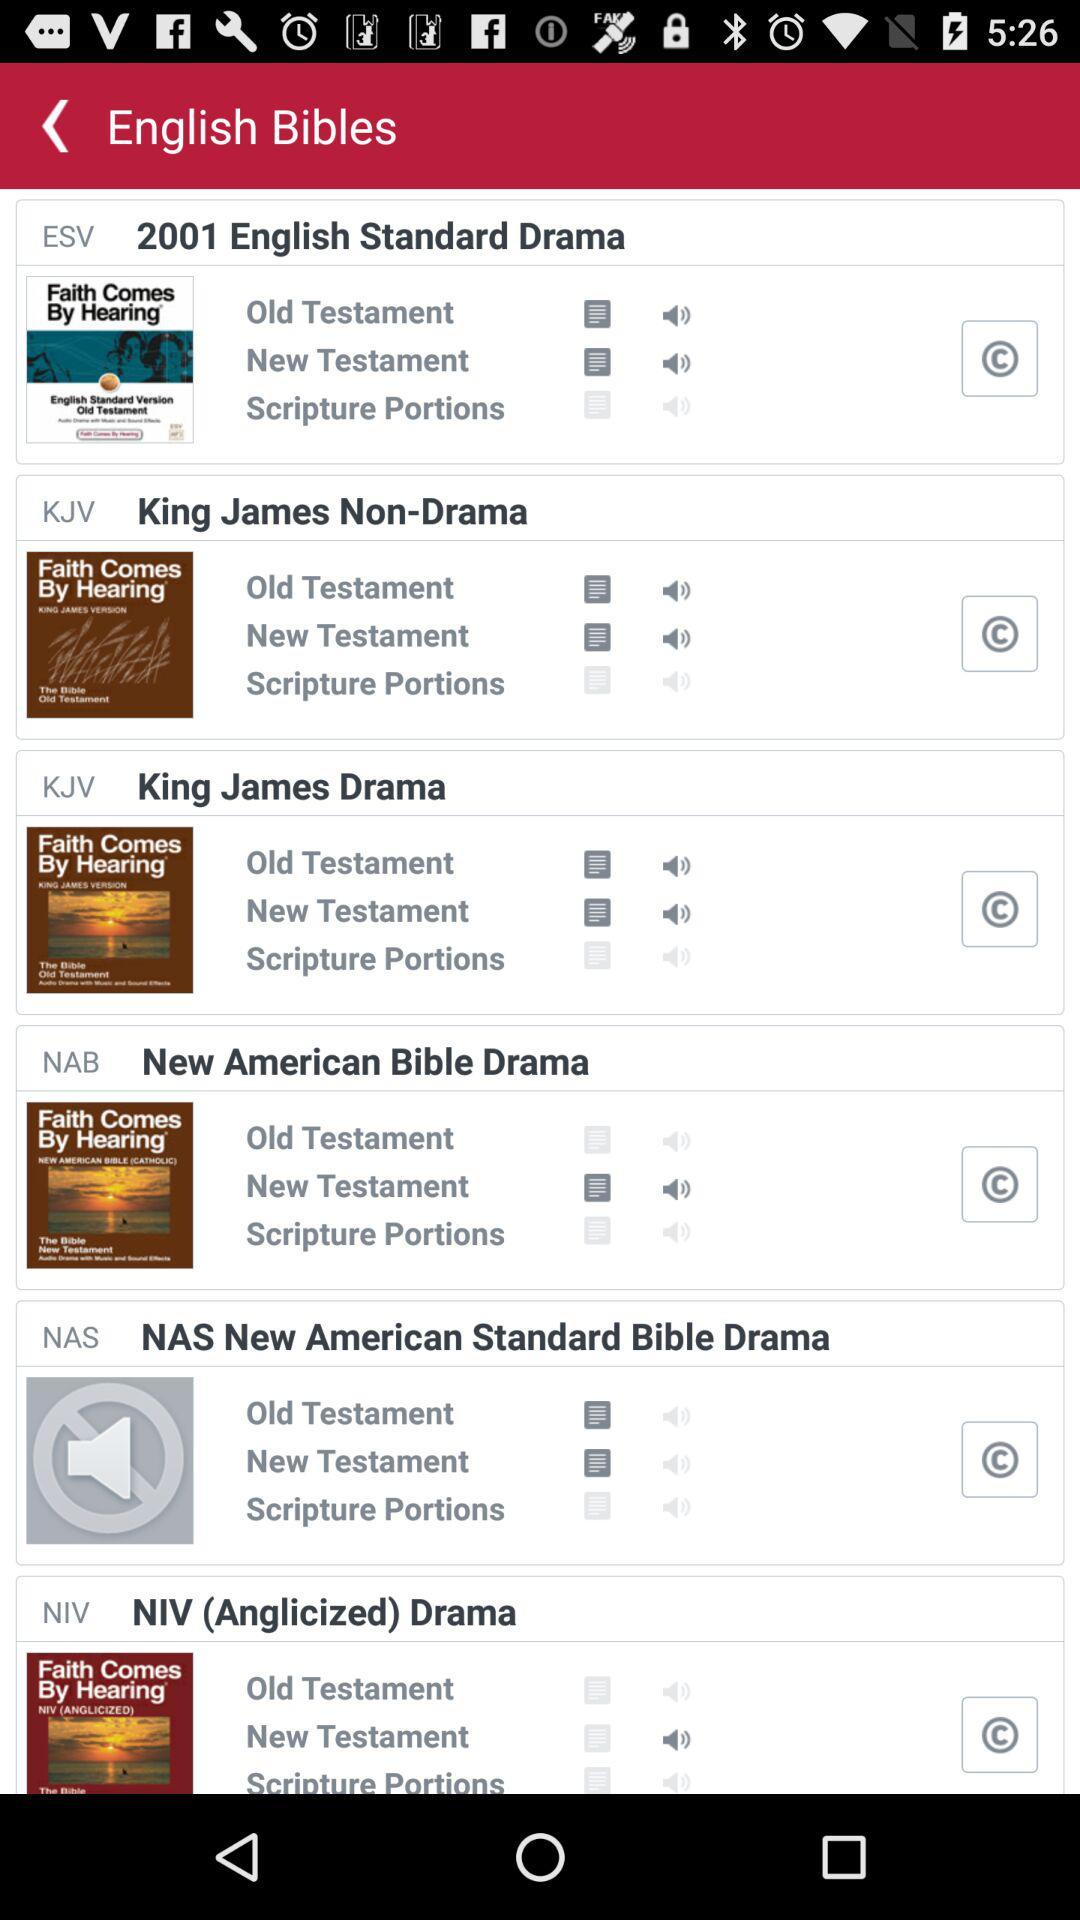  Describe the element at coordinates (323, 1611) in the screenshot. I see `the app next to niv item` at that location.